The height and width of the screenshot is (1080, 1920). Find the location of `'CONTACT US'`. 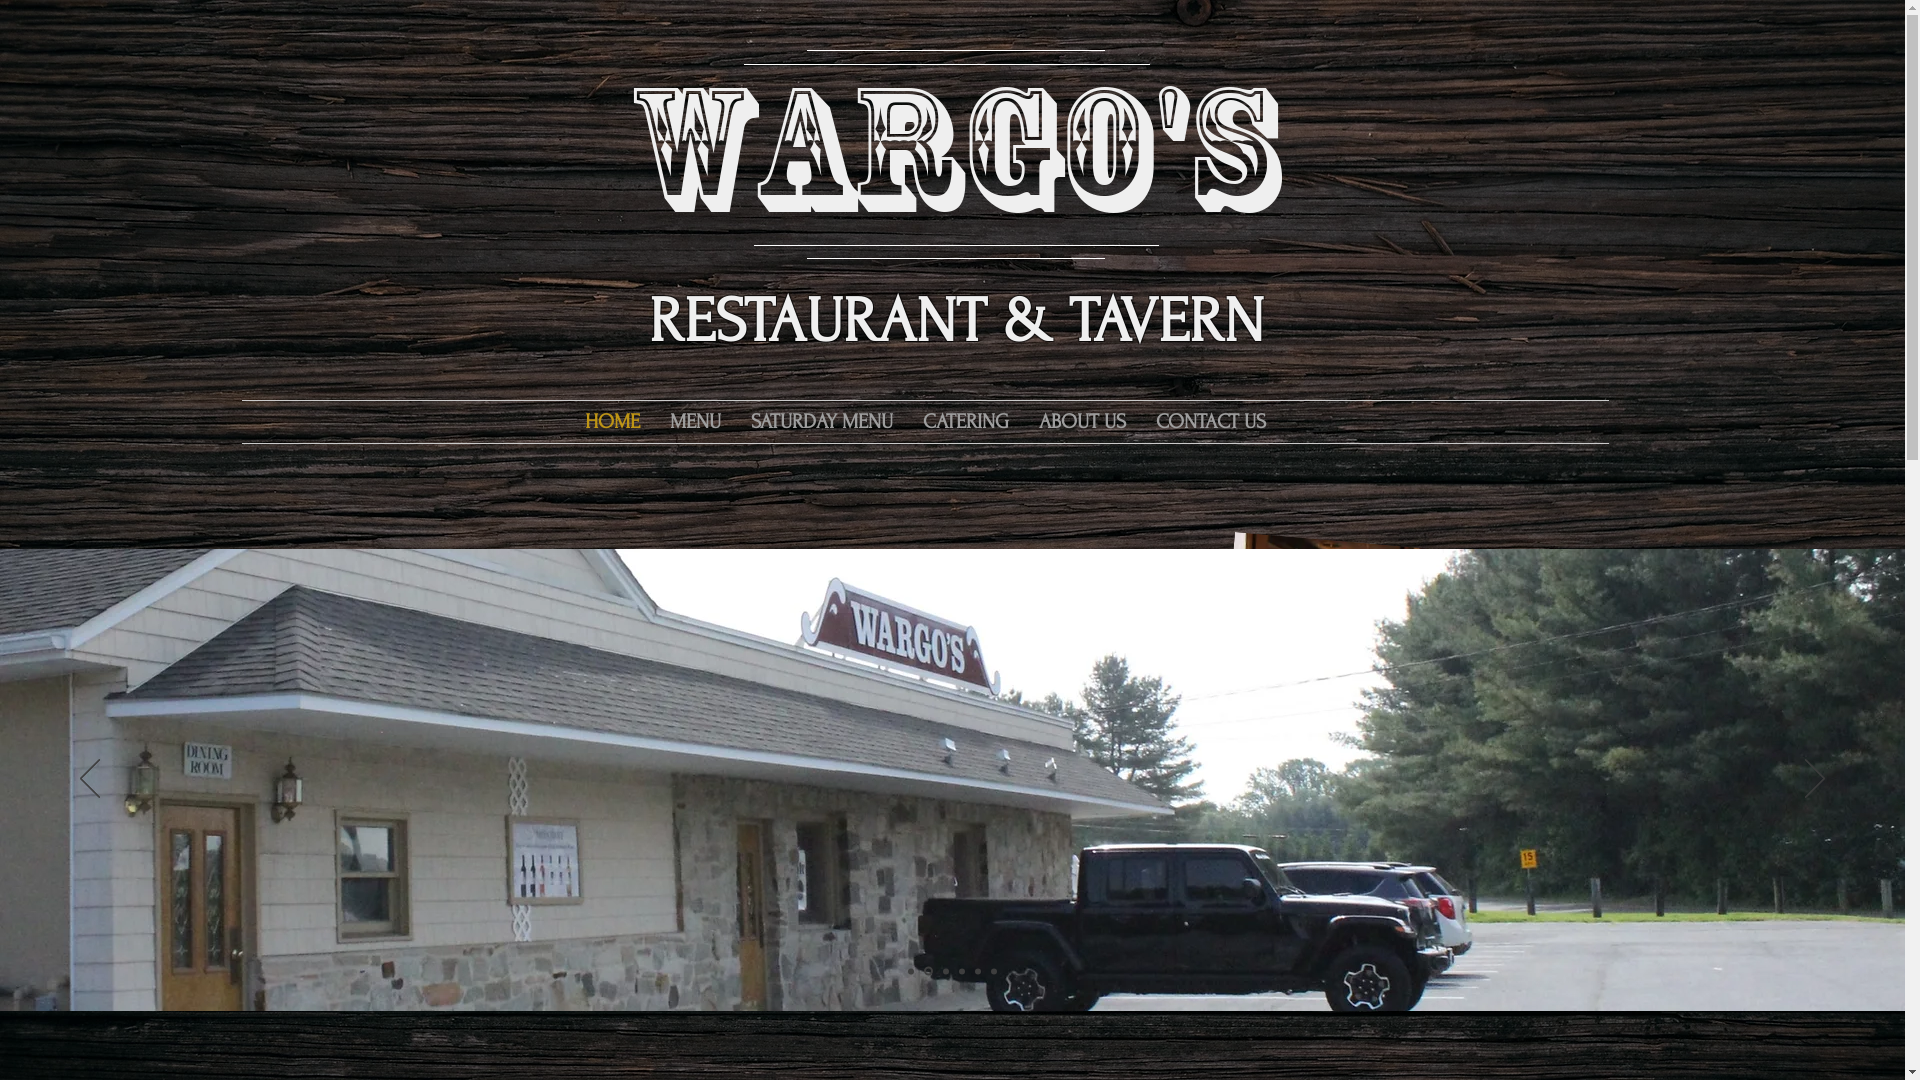

'CONTACT US' is located at coordinates (1208, 420).